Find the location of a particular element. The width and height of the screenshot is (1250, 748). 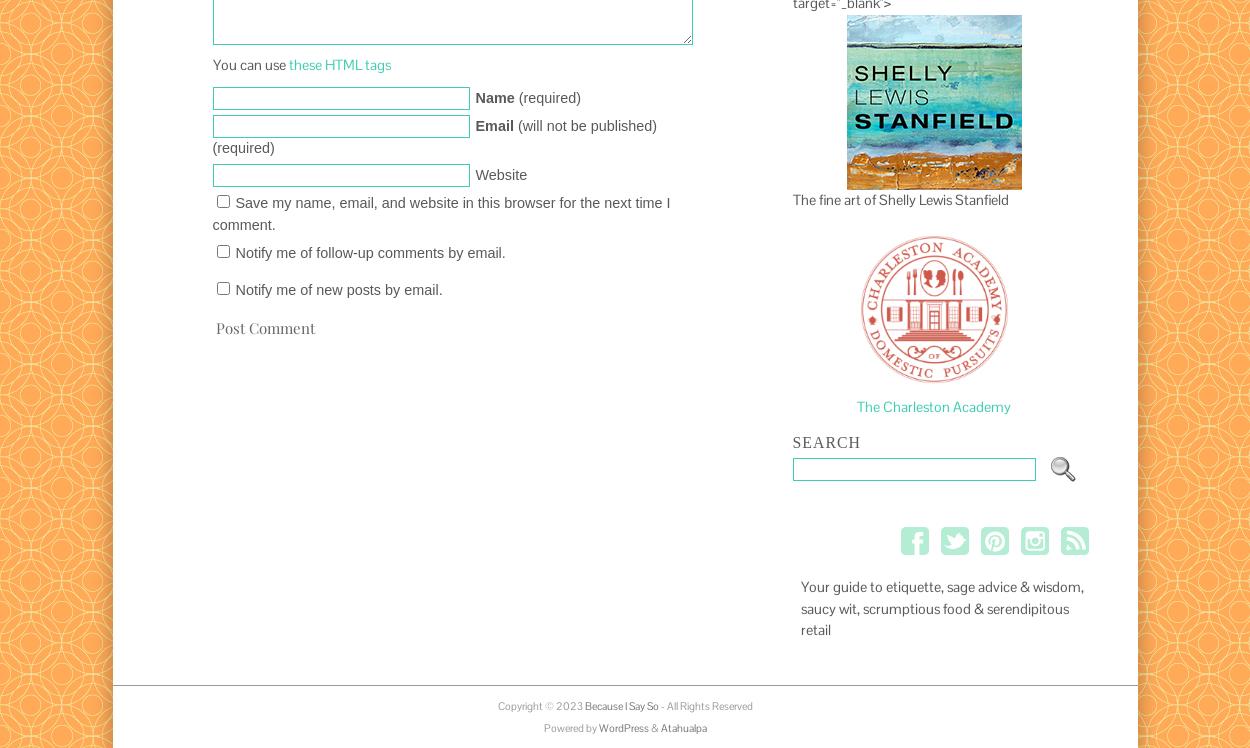

'Your guide to etiquette, sage advice & wisdom, saucy wit, scrumptious food & serendipitous retail' is located at coordinates (940, 608).